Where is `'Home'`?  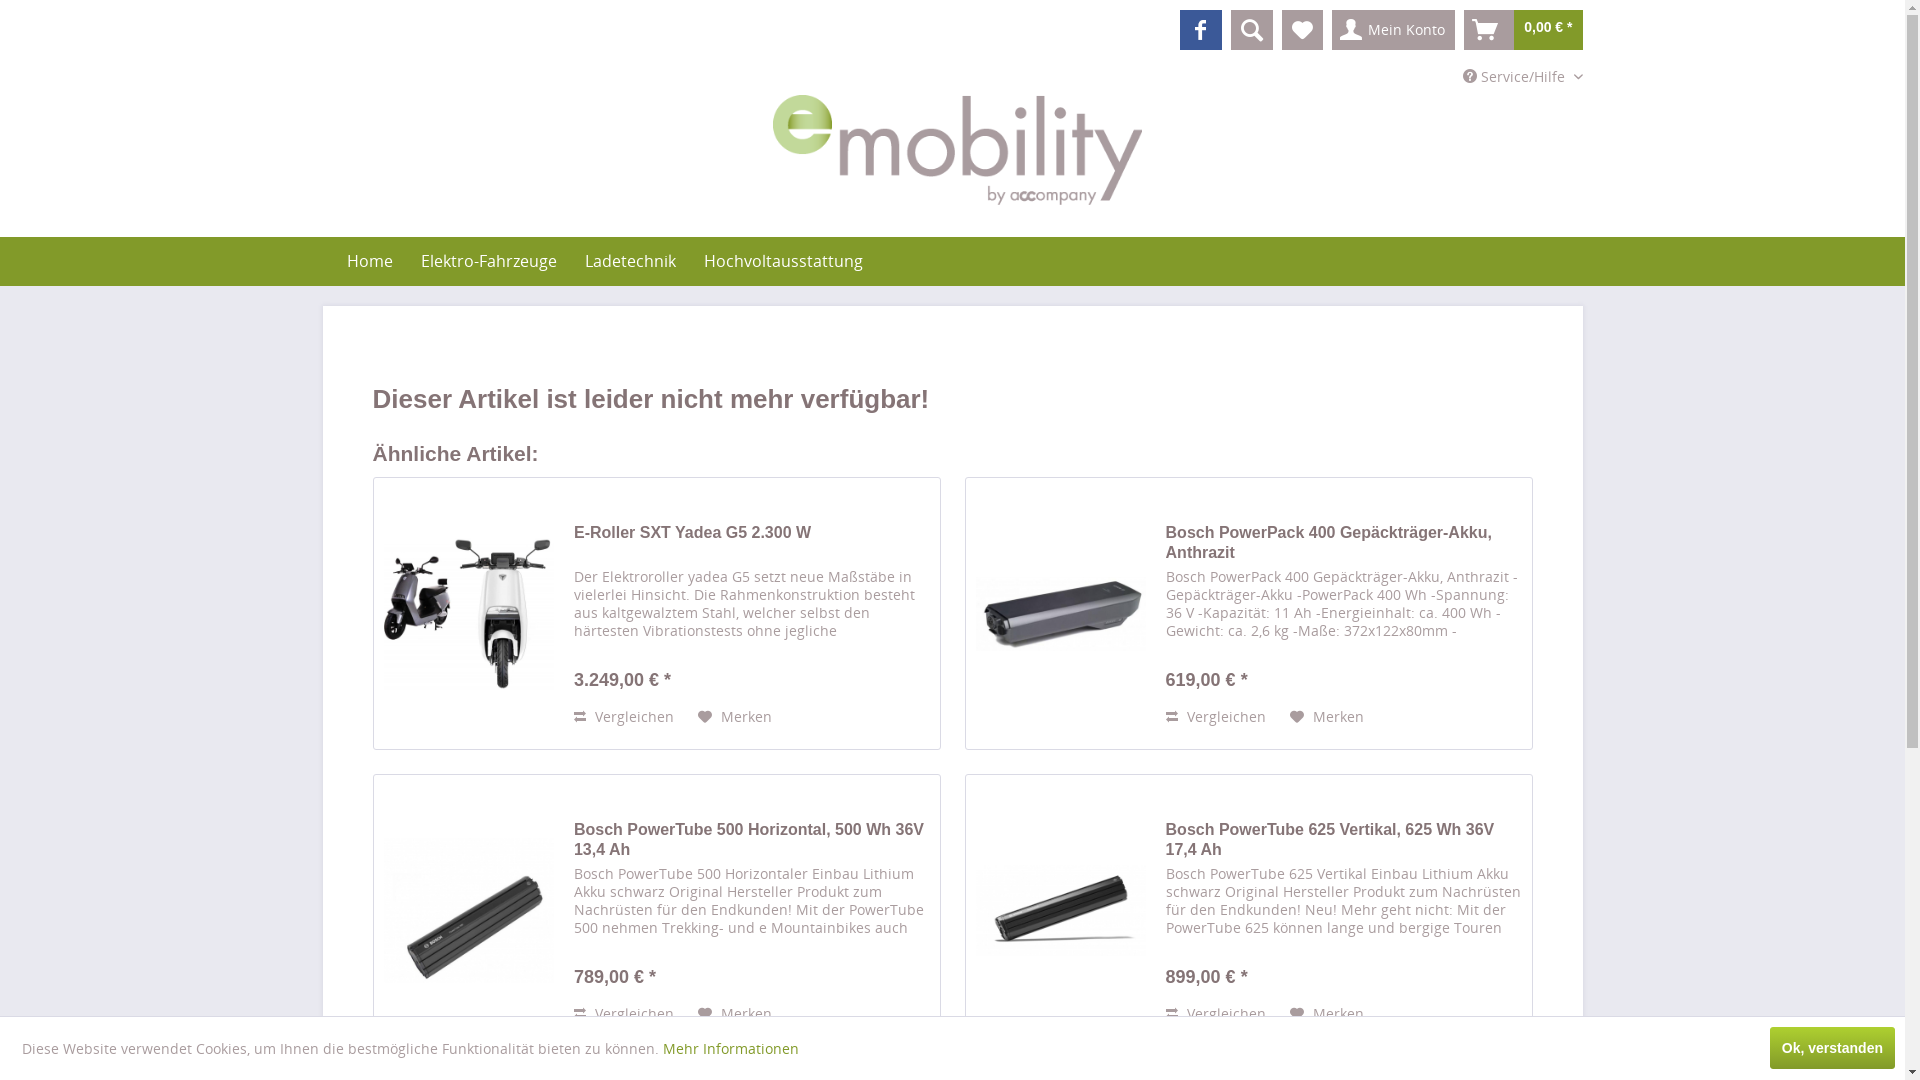 'Home' is located at coordinates (331, 260).